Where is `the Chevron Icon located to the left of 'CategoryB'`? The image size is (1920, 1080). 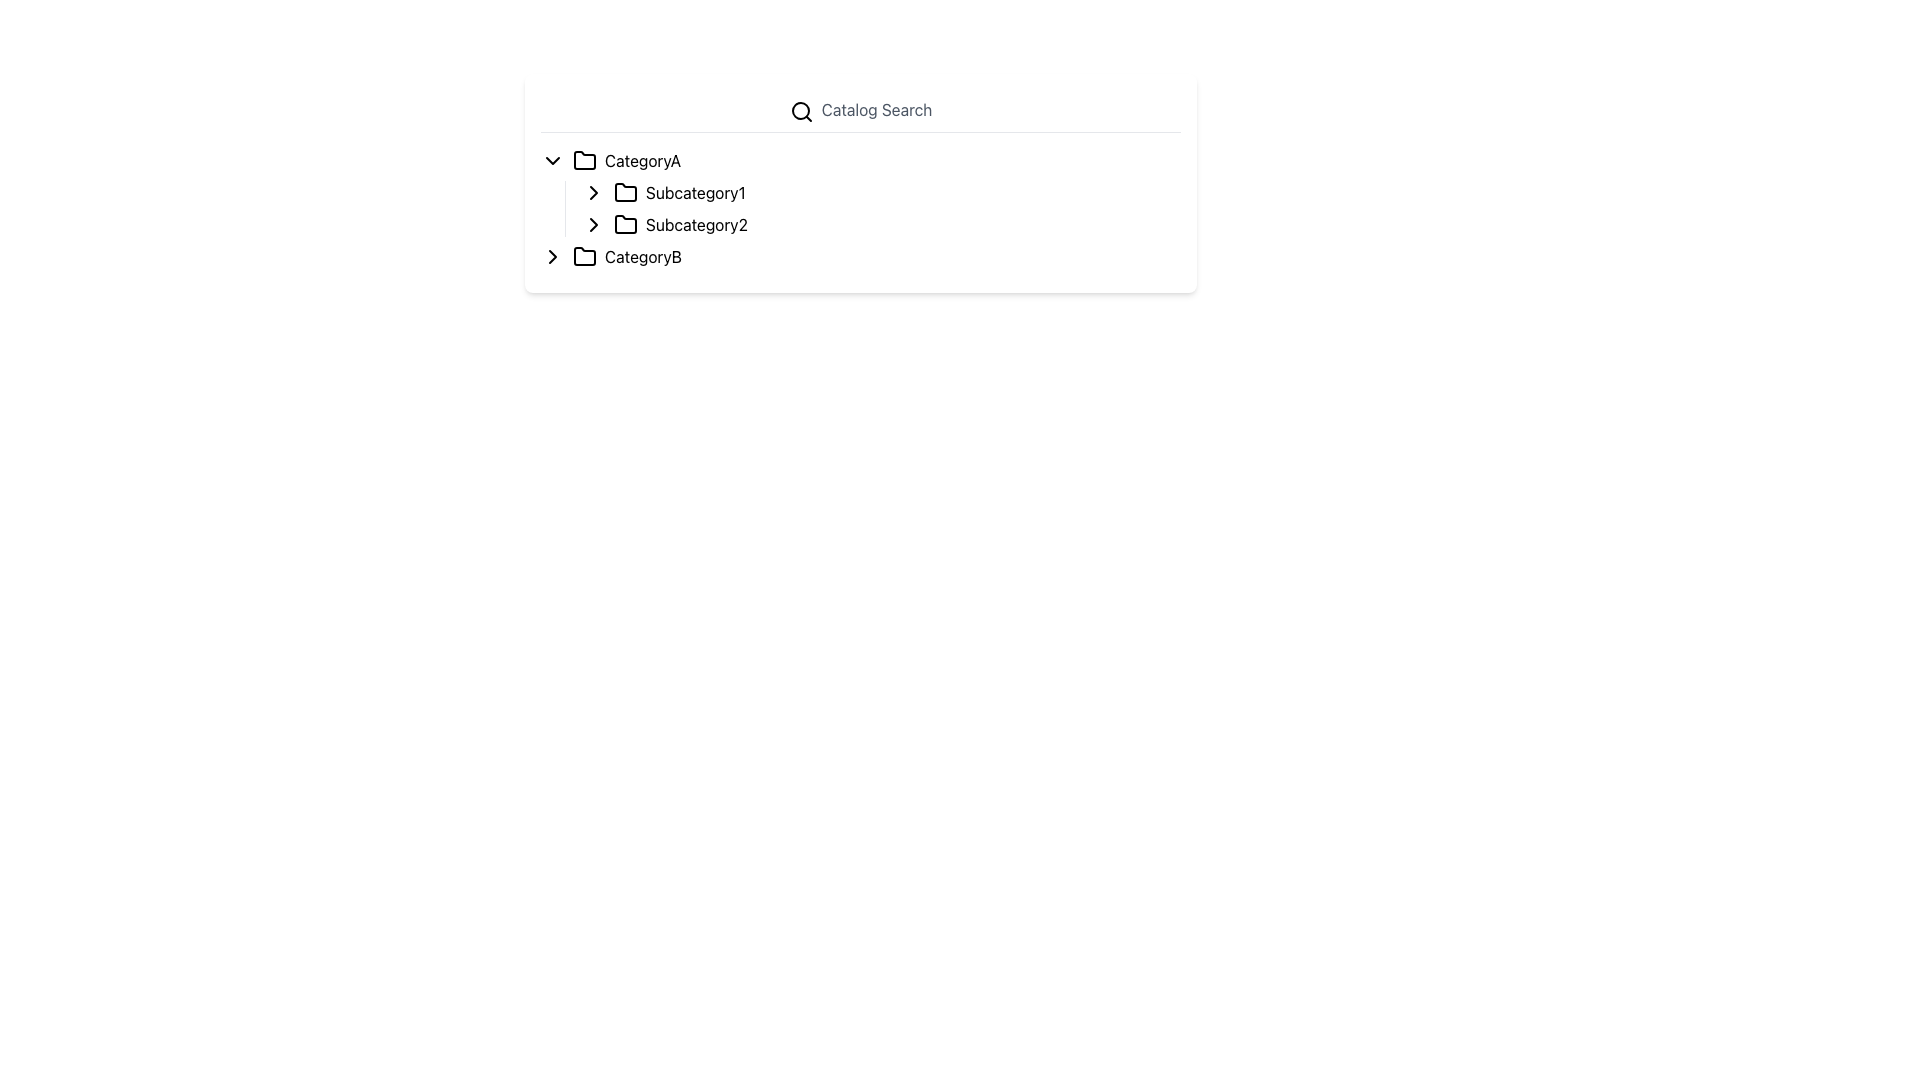 the Chevron Icon located to the left of 'CategoryB' is located at coordinates (552, 254).